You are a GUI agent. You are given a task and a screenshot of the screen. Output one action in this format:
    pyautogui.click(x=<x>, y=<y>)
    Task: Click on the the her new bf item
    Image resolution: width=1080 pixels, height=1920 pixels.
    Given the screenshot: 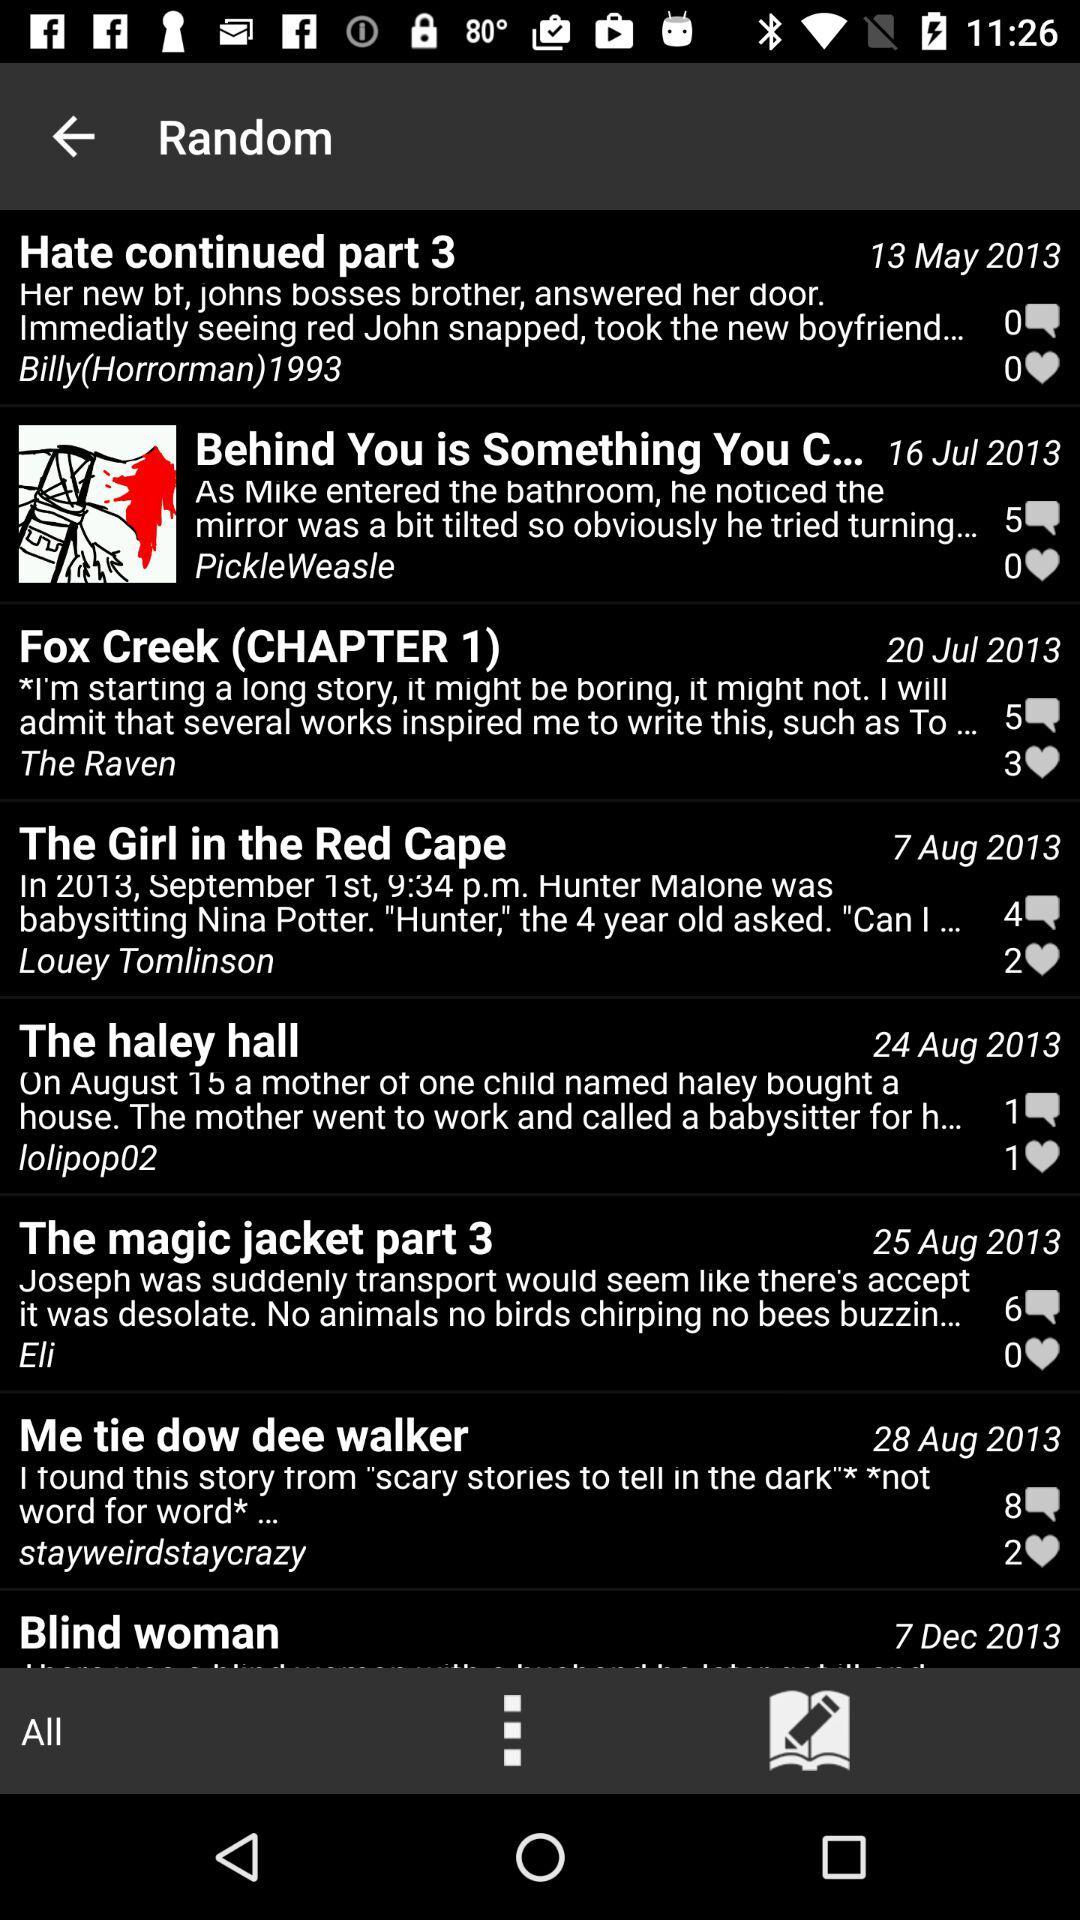 What is the action you would take?
    pyautogui.click(x=498, y=316)
    